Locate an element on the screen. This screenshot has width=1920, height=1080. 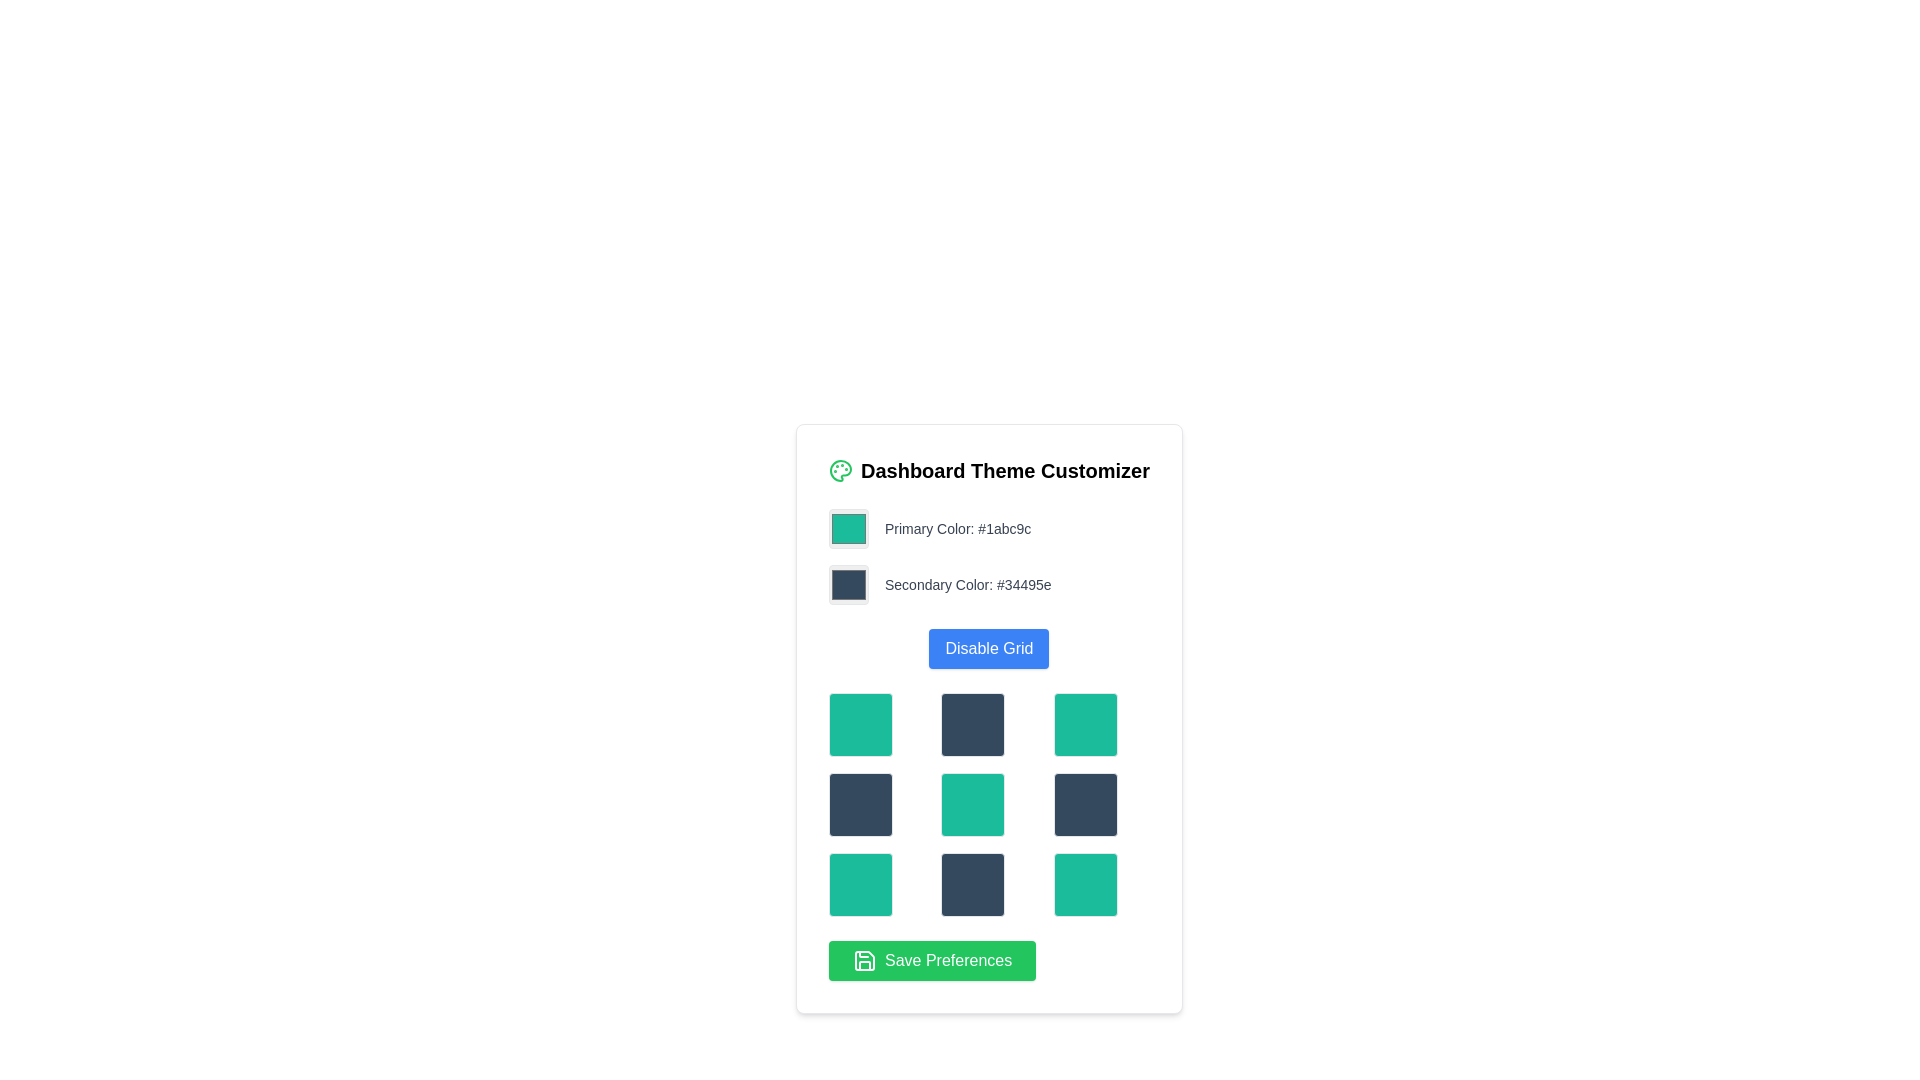
the color preview label for the primary theme color, which is positioned above the 'Secondary Color: #34495e' section and is the first among the color selectors is located at coordinates (989, 527).